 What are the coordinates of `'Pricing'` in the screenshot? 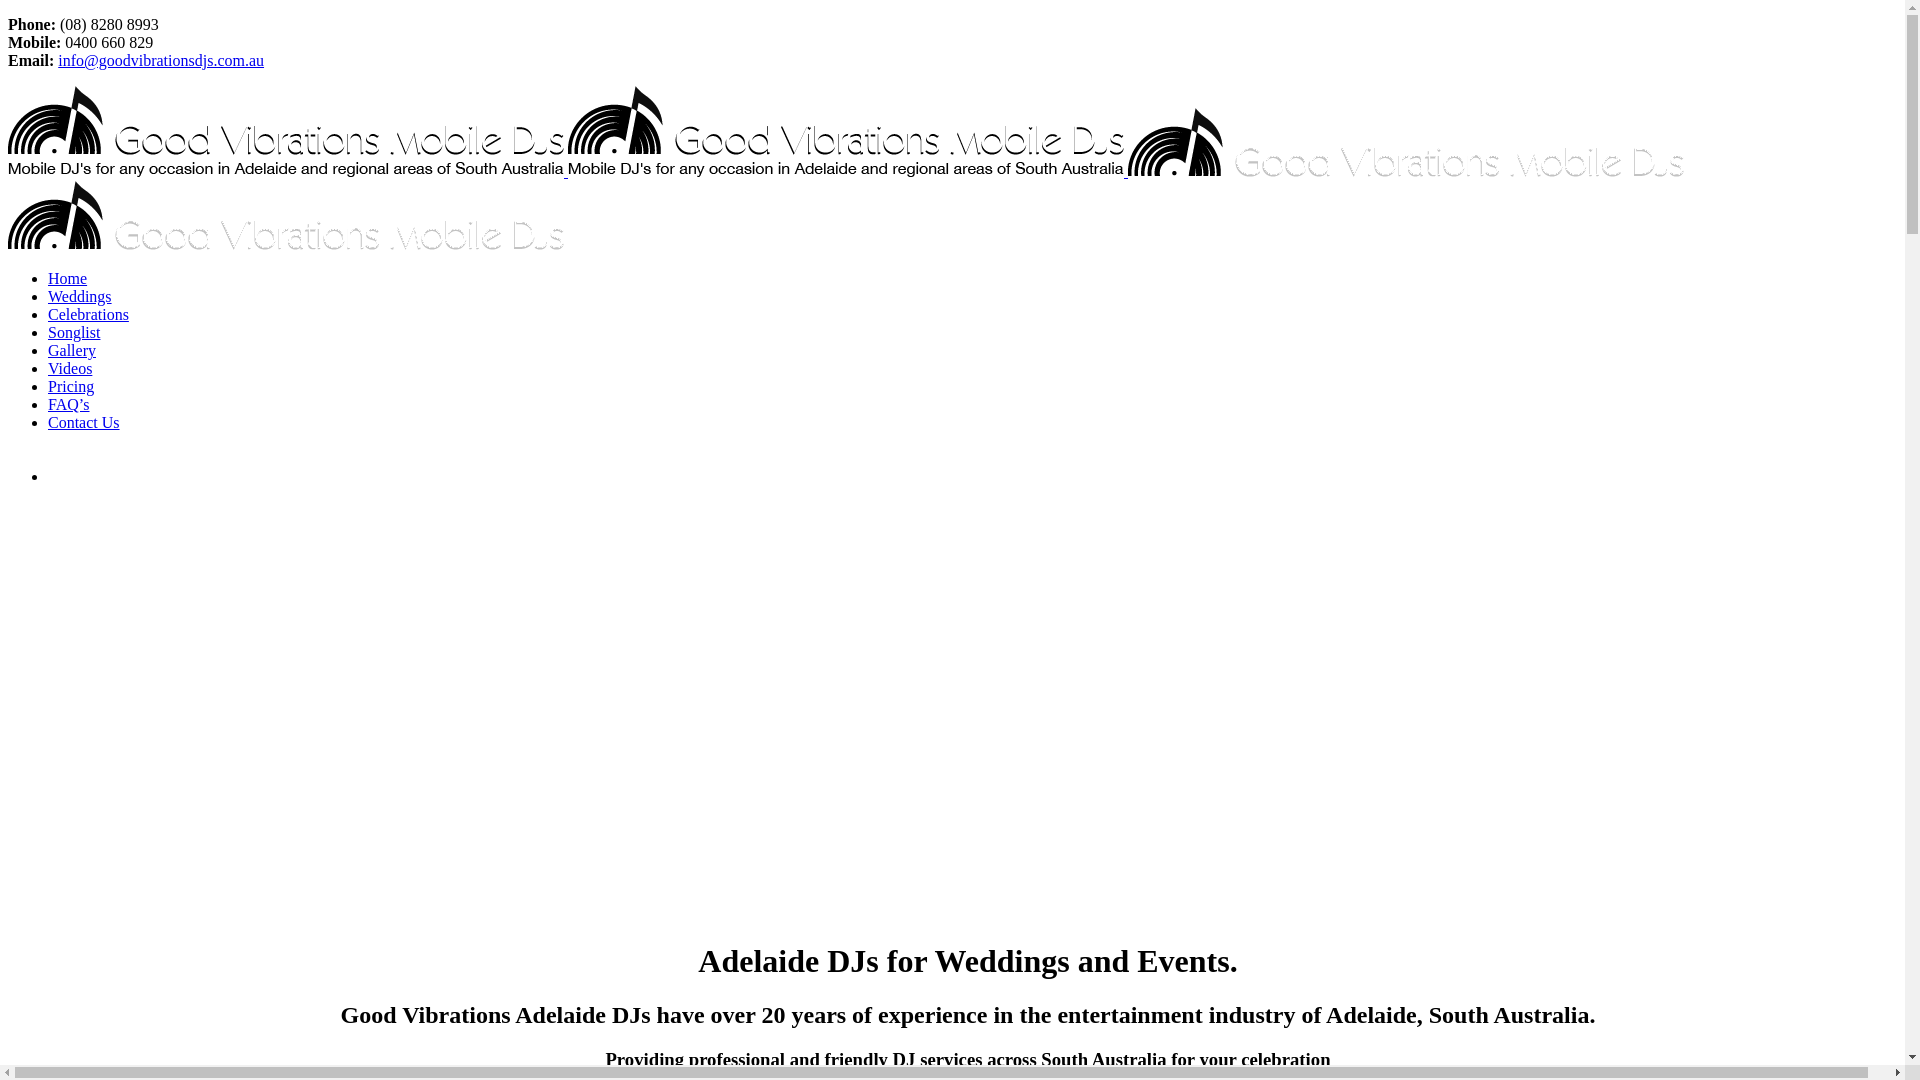 It's located at (71, 386).